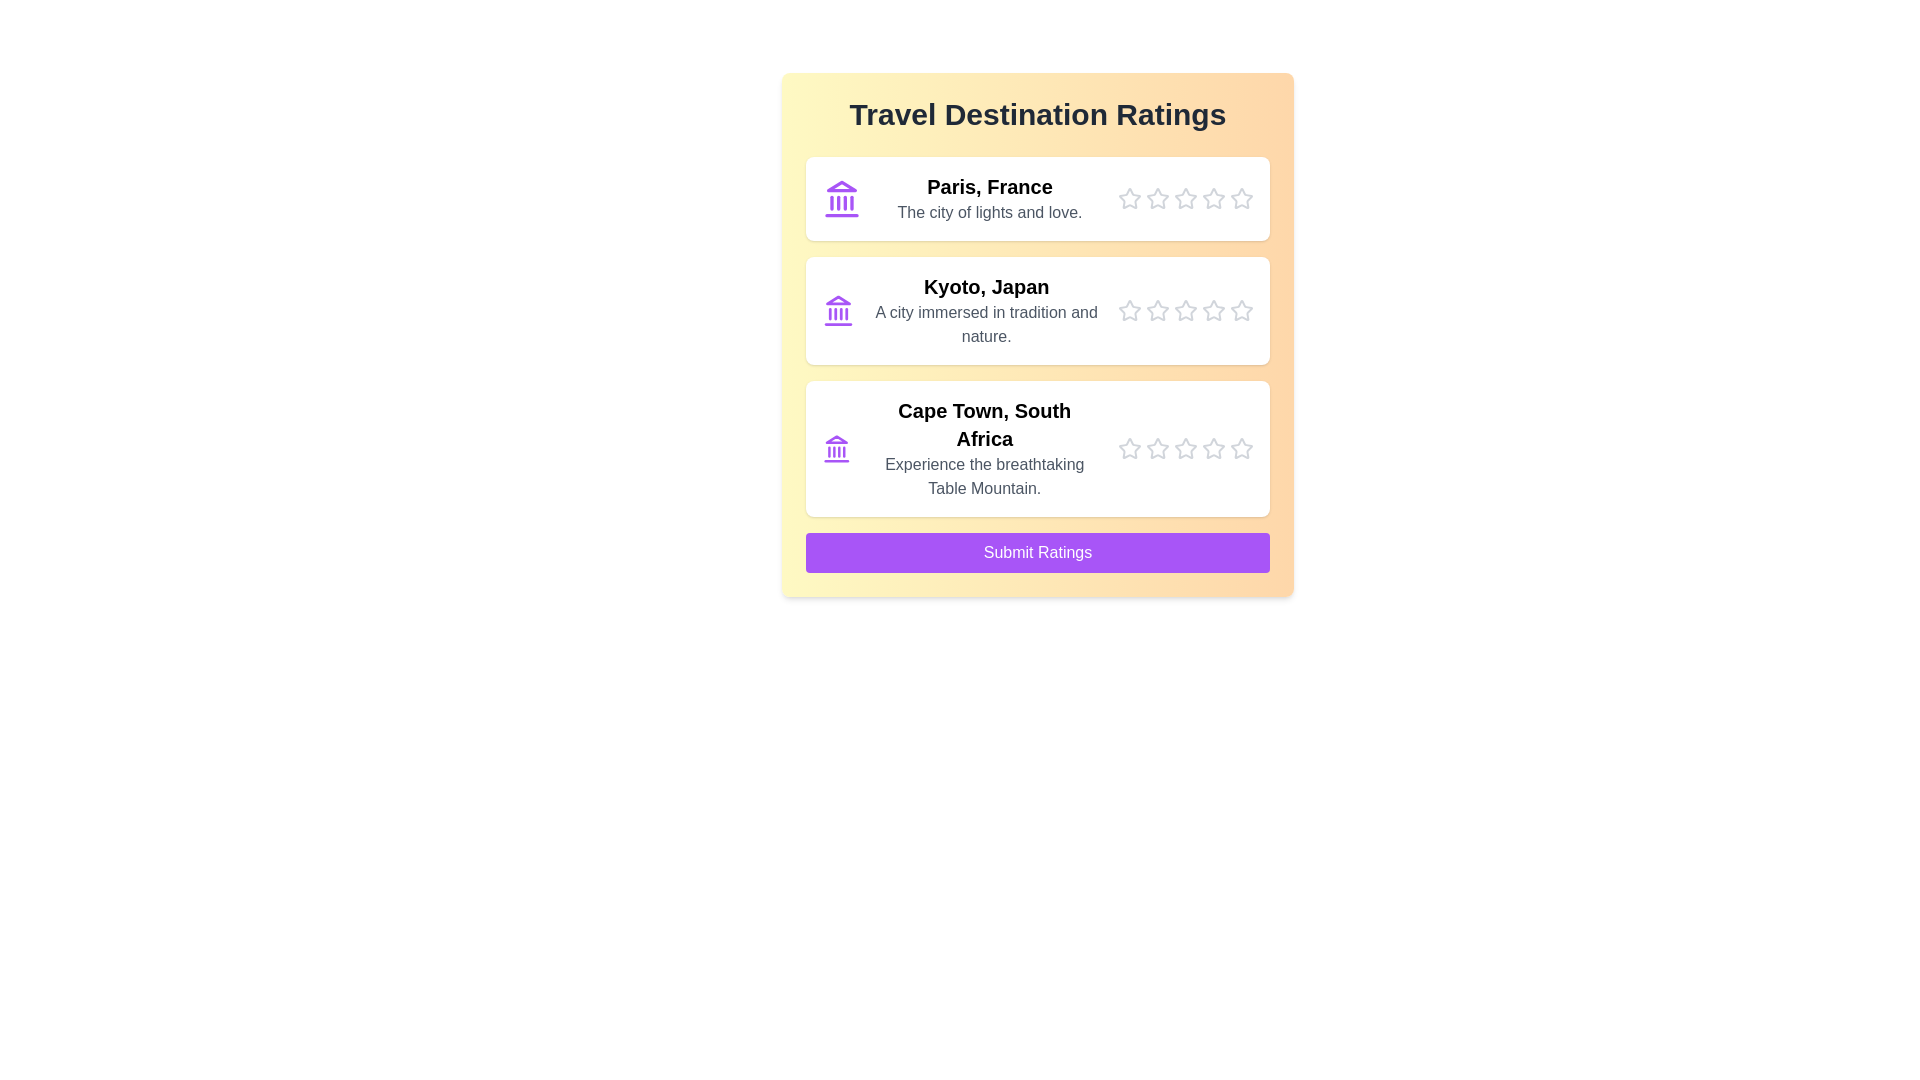 Image resolution: width=1920 pixels, height=1080 pixels. What do you see at coordinates (1037, 552) in the screenshot?
I see `the 'Submit Ratings' button to submit the ratings` at bounding box center [1037, 552].